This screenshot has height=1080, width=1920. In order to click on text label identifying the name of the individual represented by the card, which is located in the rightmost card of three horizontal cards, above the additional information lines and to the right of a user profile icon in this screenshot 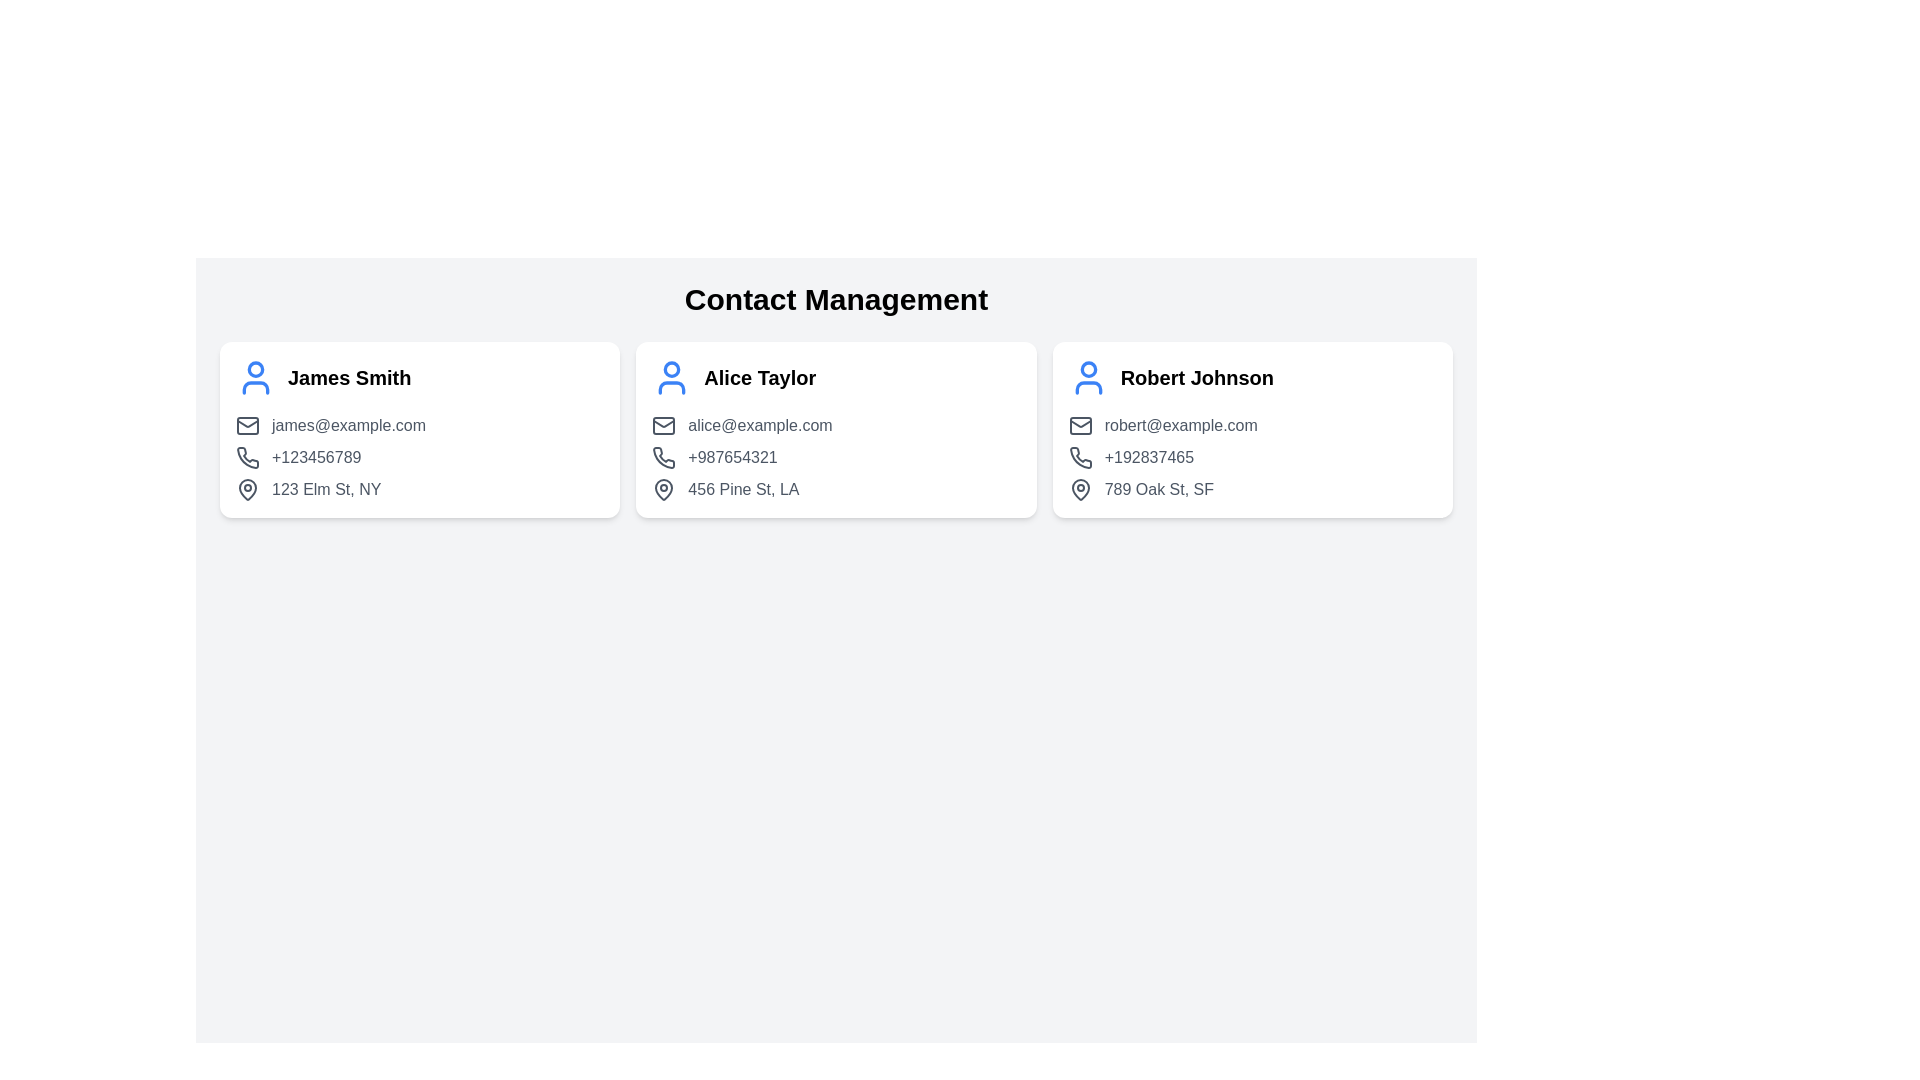, I will do `click(1197, 378)`.